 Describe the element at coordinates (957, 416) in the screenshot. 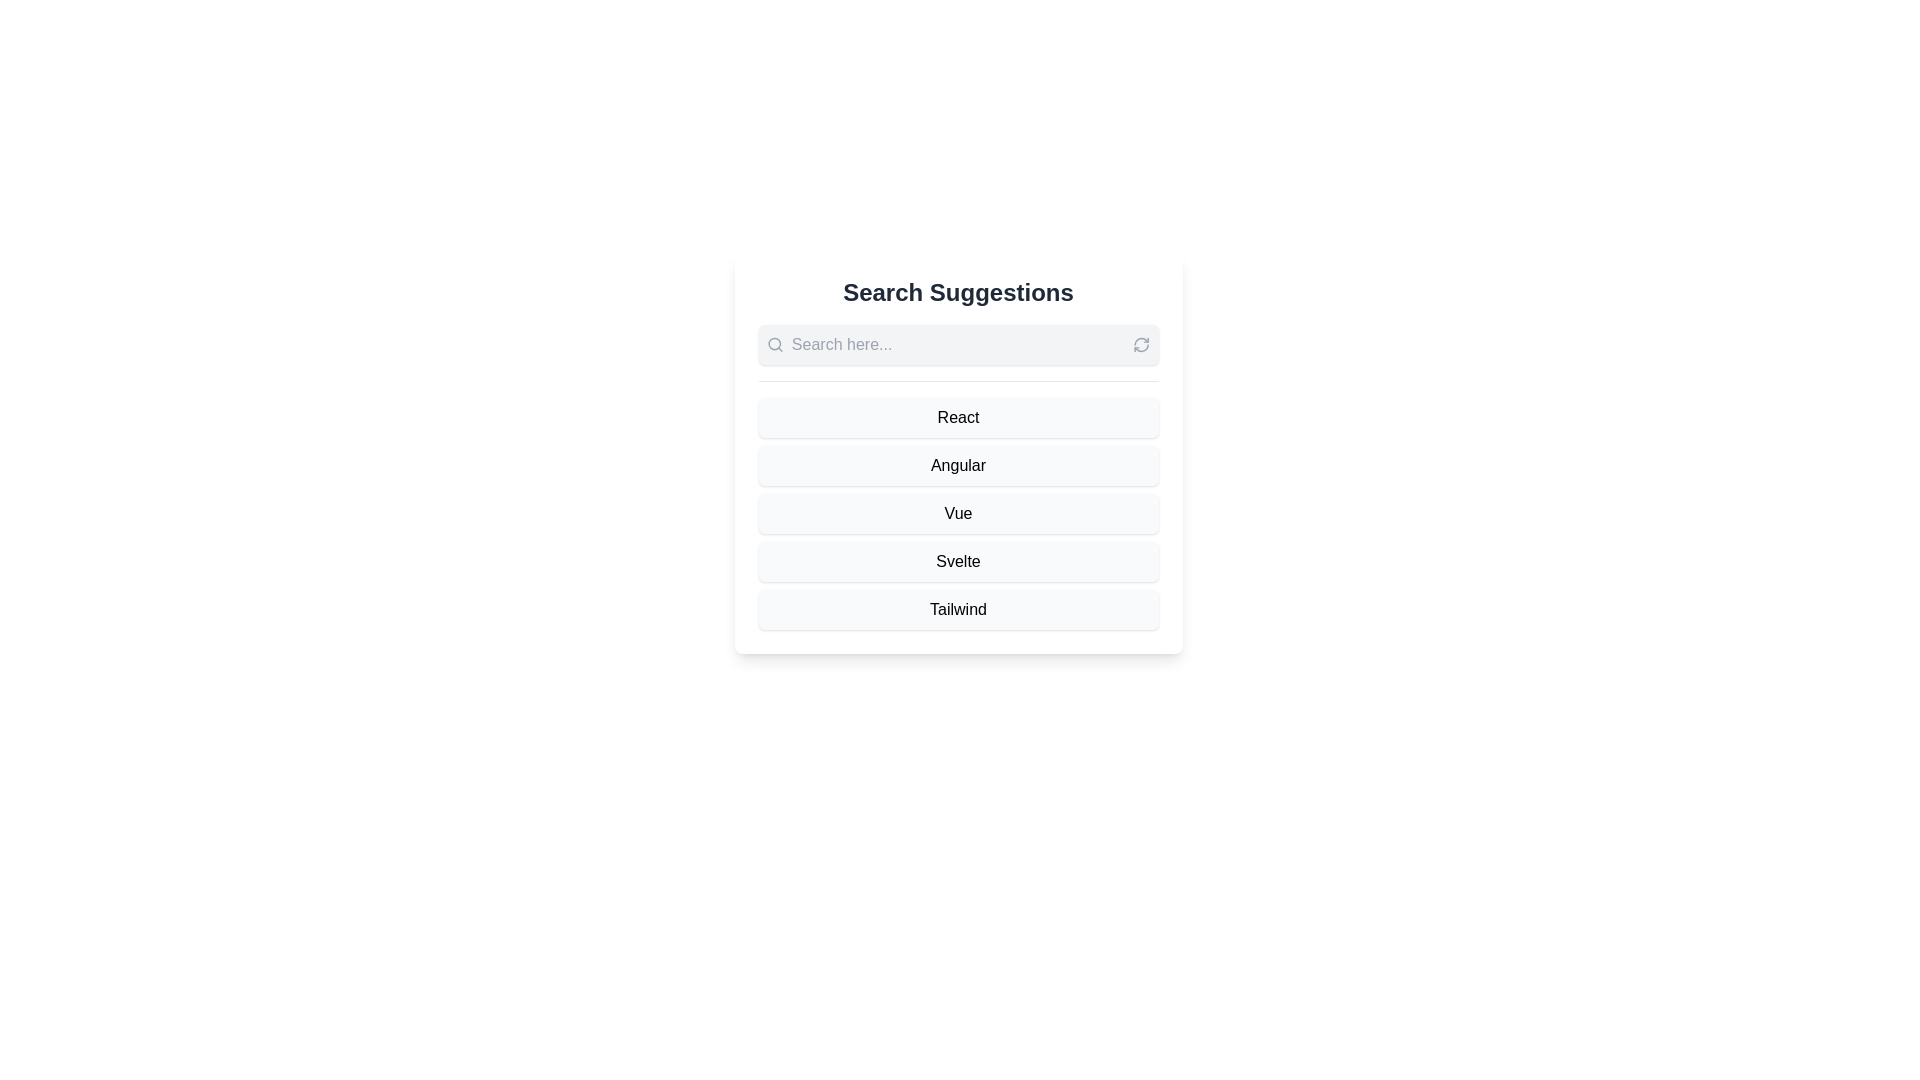

I see `the first item in the vertically stacked list, which is a button with the text 'React' in bold black font` at that location.